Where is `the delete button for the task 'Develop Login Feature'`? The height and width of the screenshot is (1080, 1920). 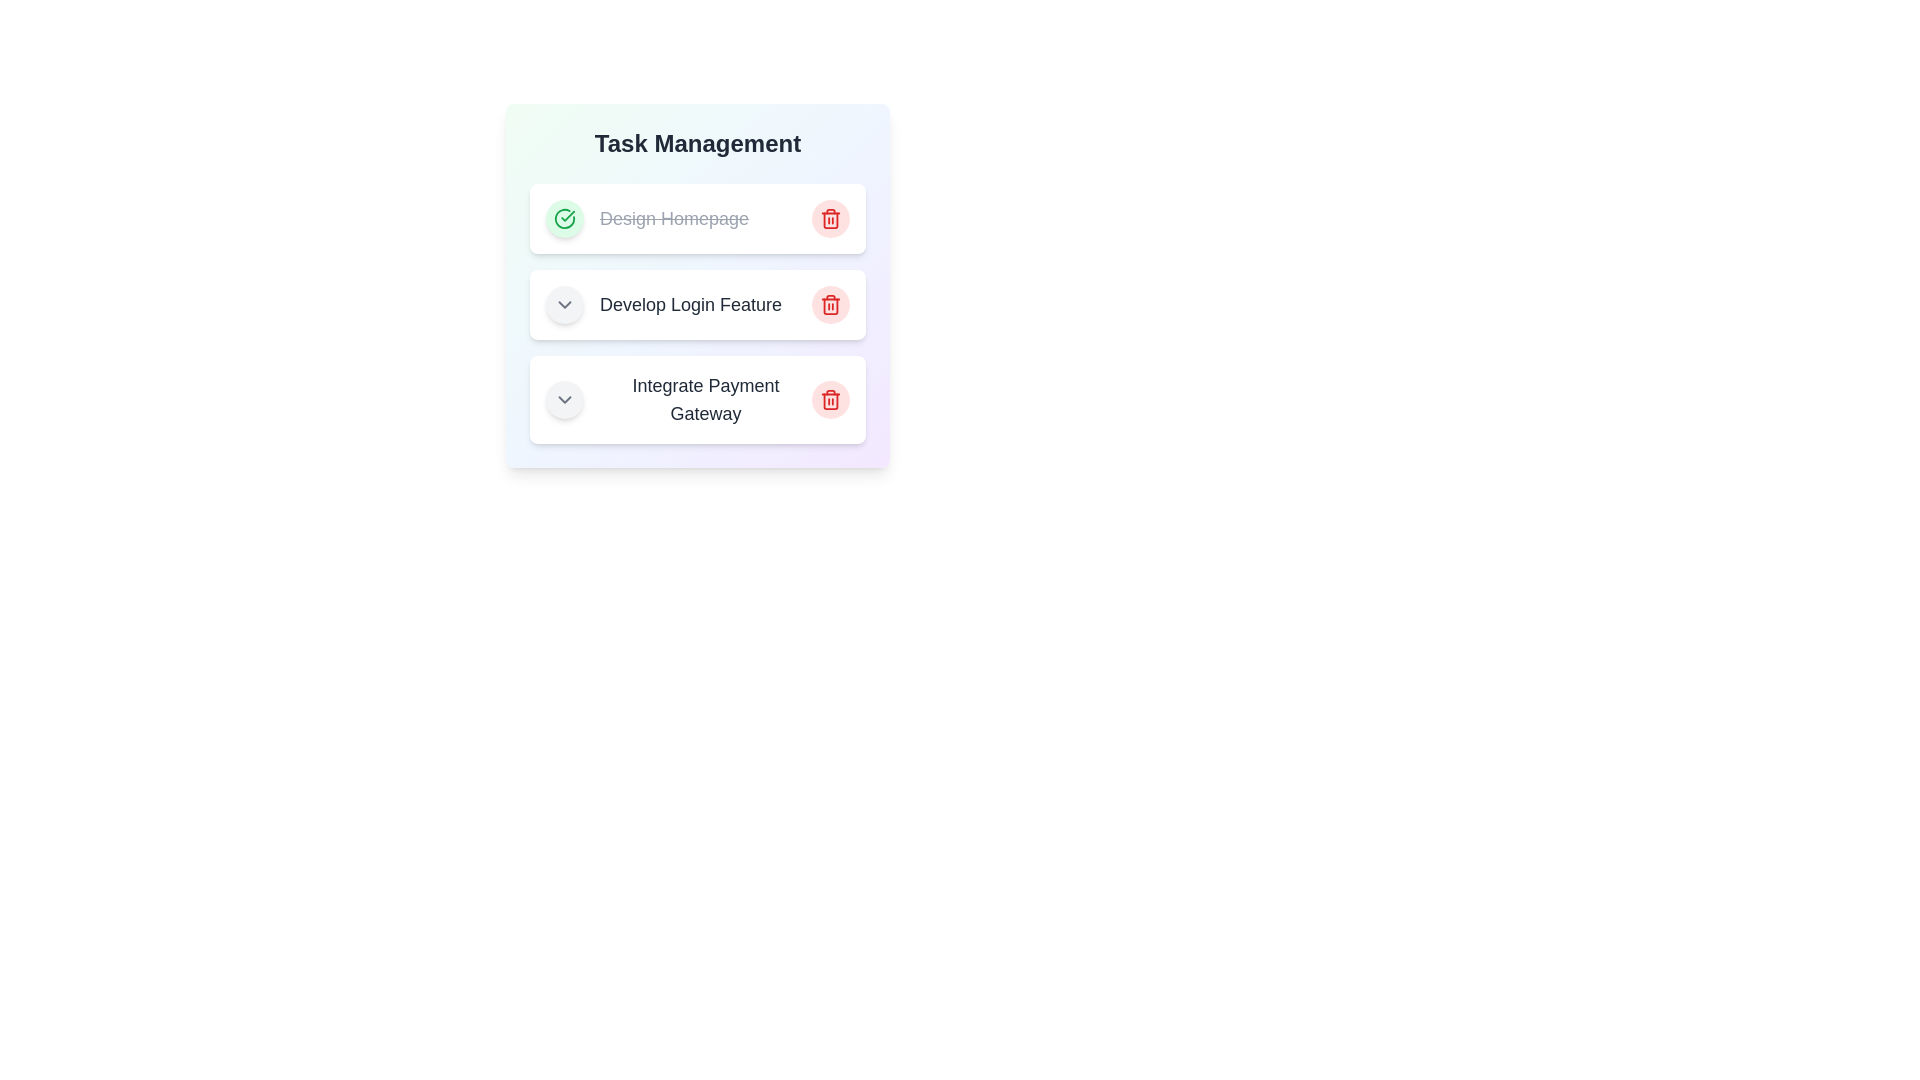
the delete button for the task 'Develop Login Feature' is located at coordinates (830, 304).